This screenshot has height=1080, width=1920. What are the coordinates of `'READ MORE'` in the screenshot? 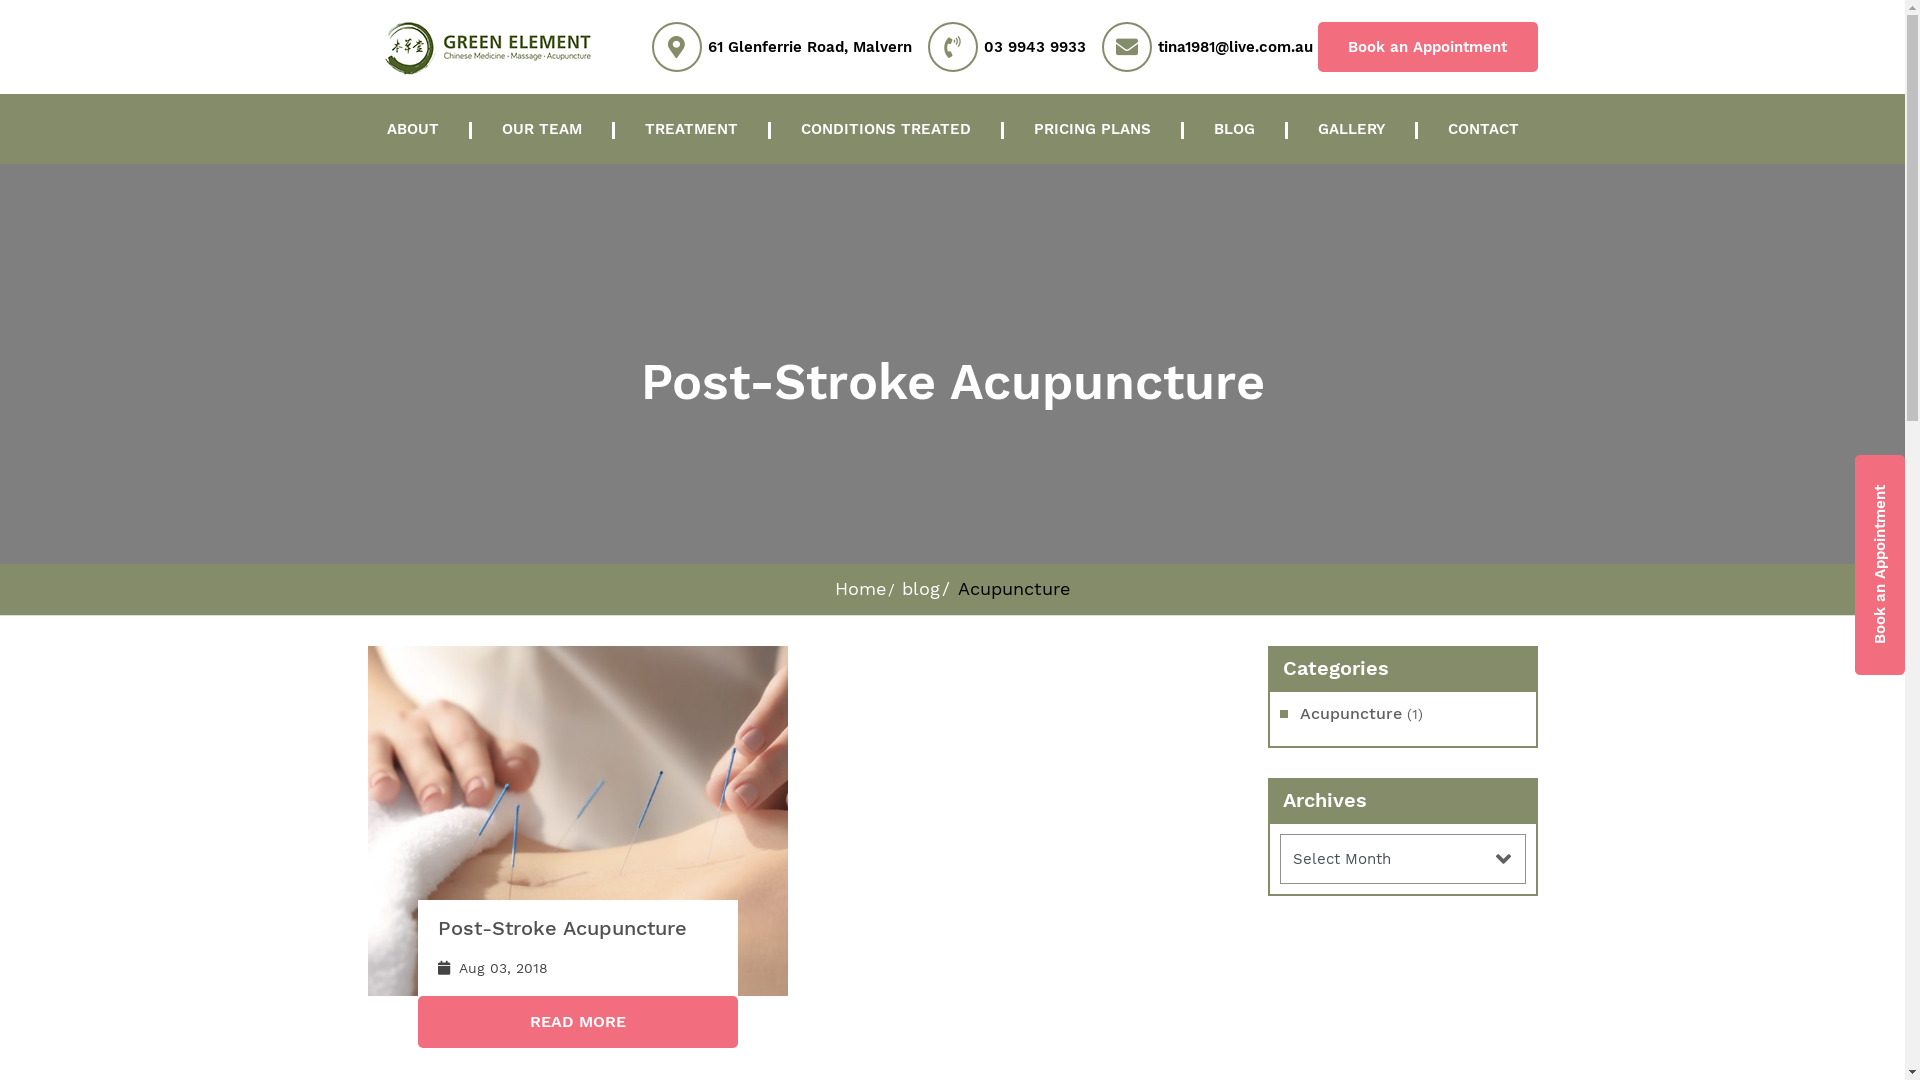 It's located at (576, 1022).